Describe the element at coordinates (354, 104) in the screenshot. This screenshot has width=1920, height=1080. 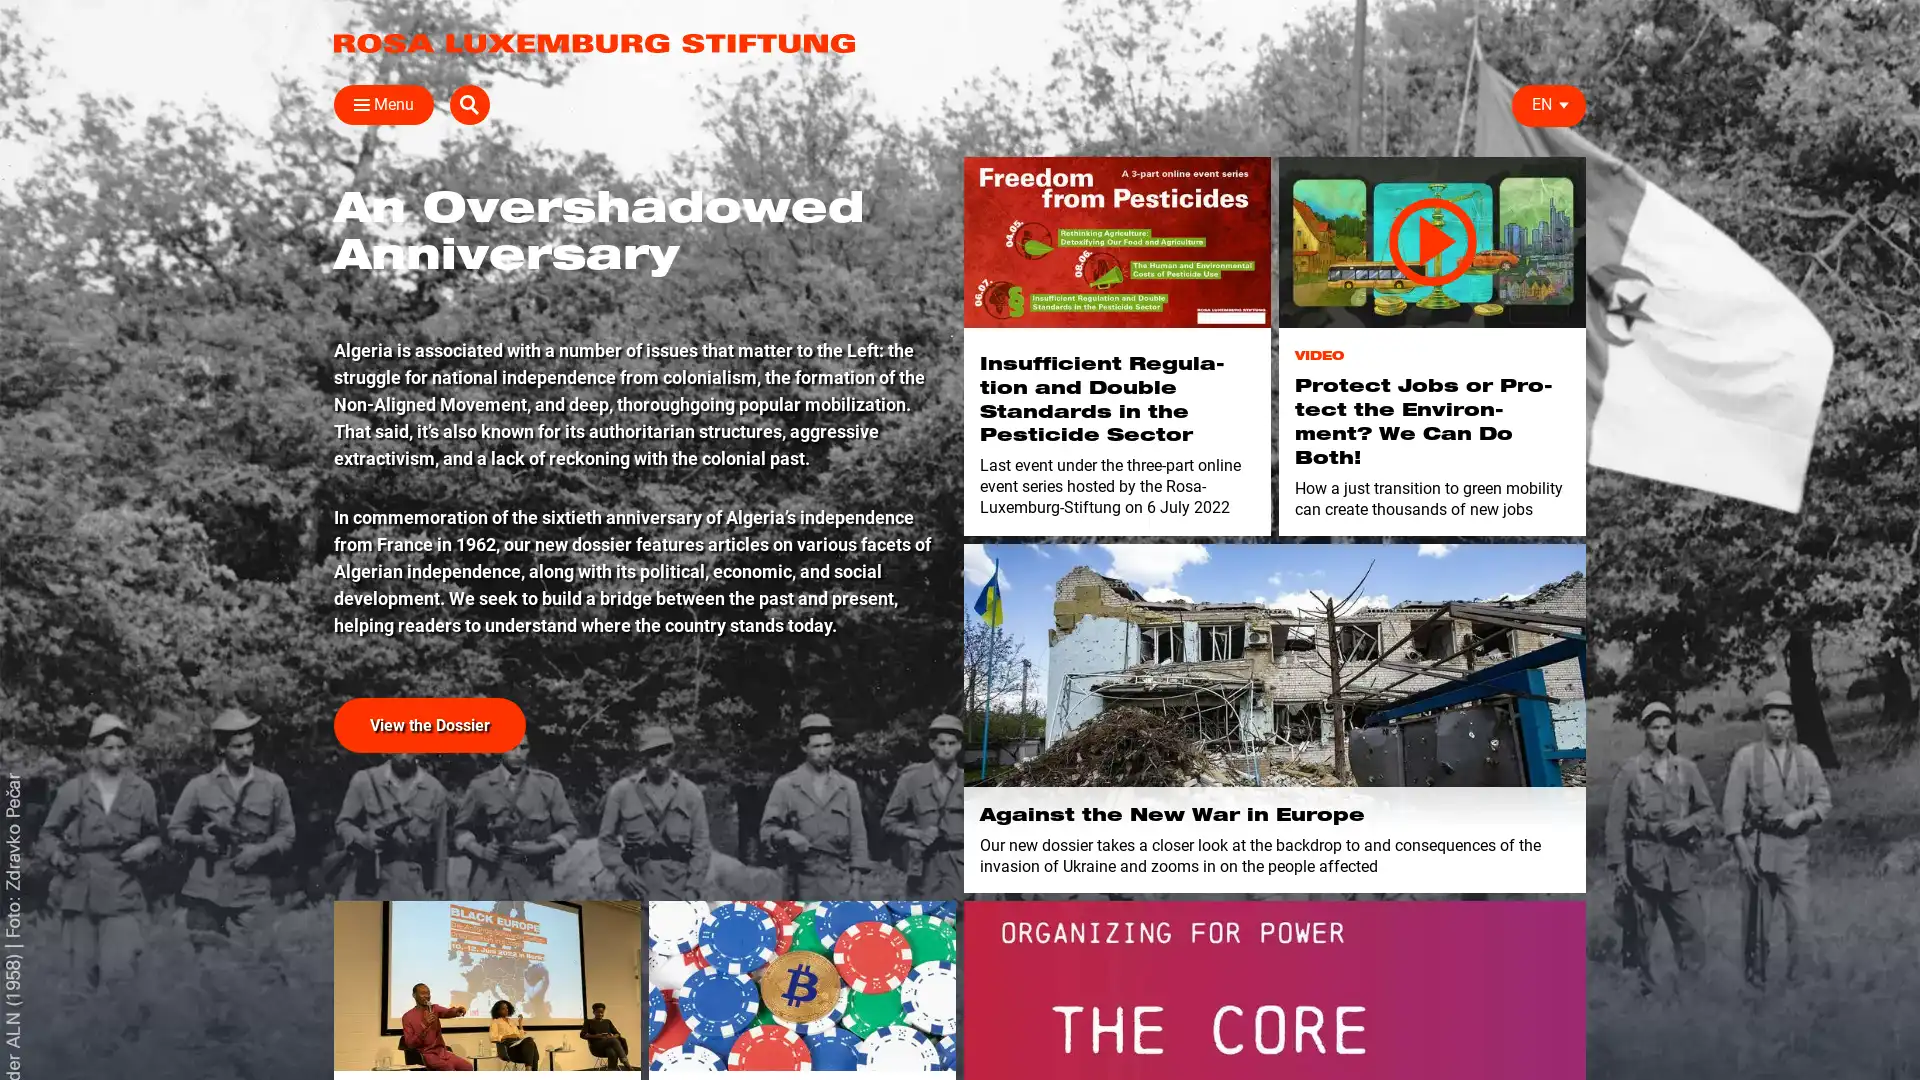
I see `Close` at that location.